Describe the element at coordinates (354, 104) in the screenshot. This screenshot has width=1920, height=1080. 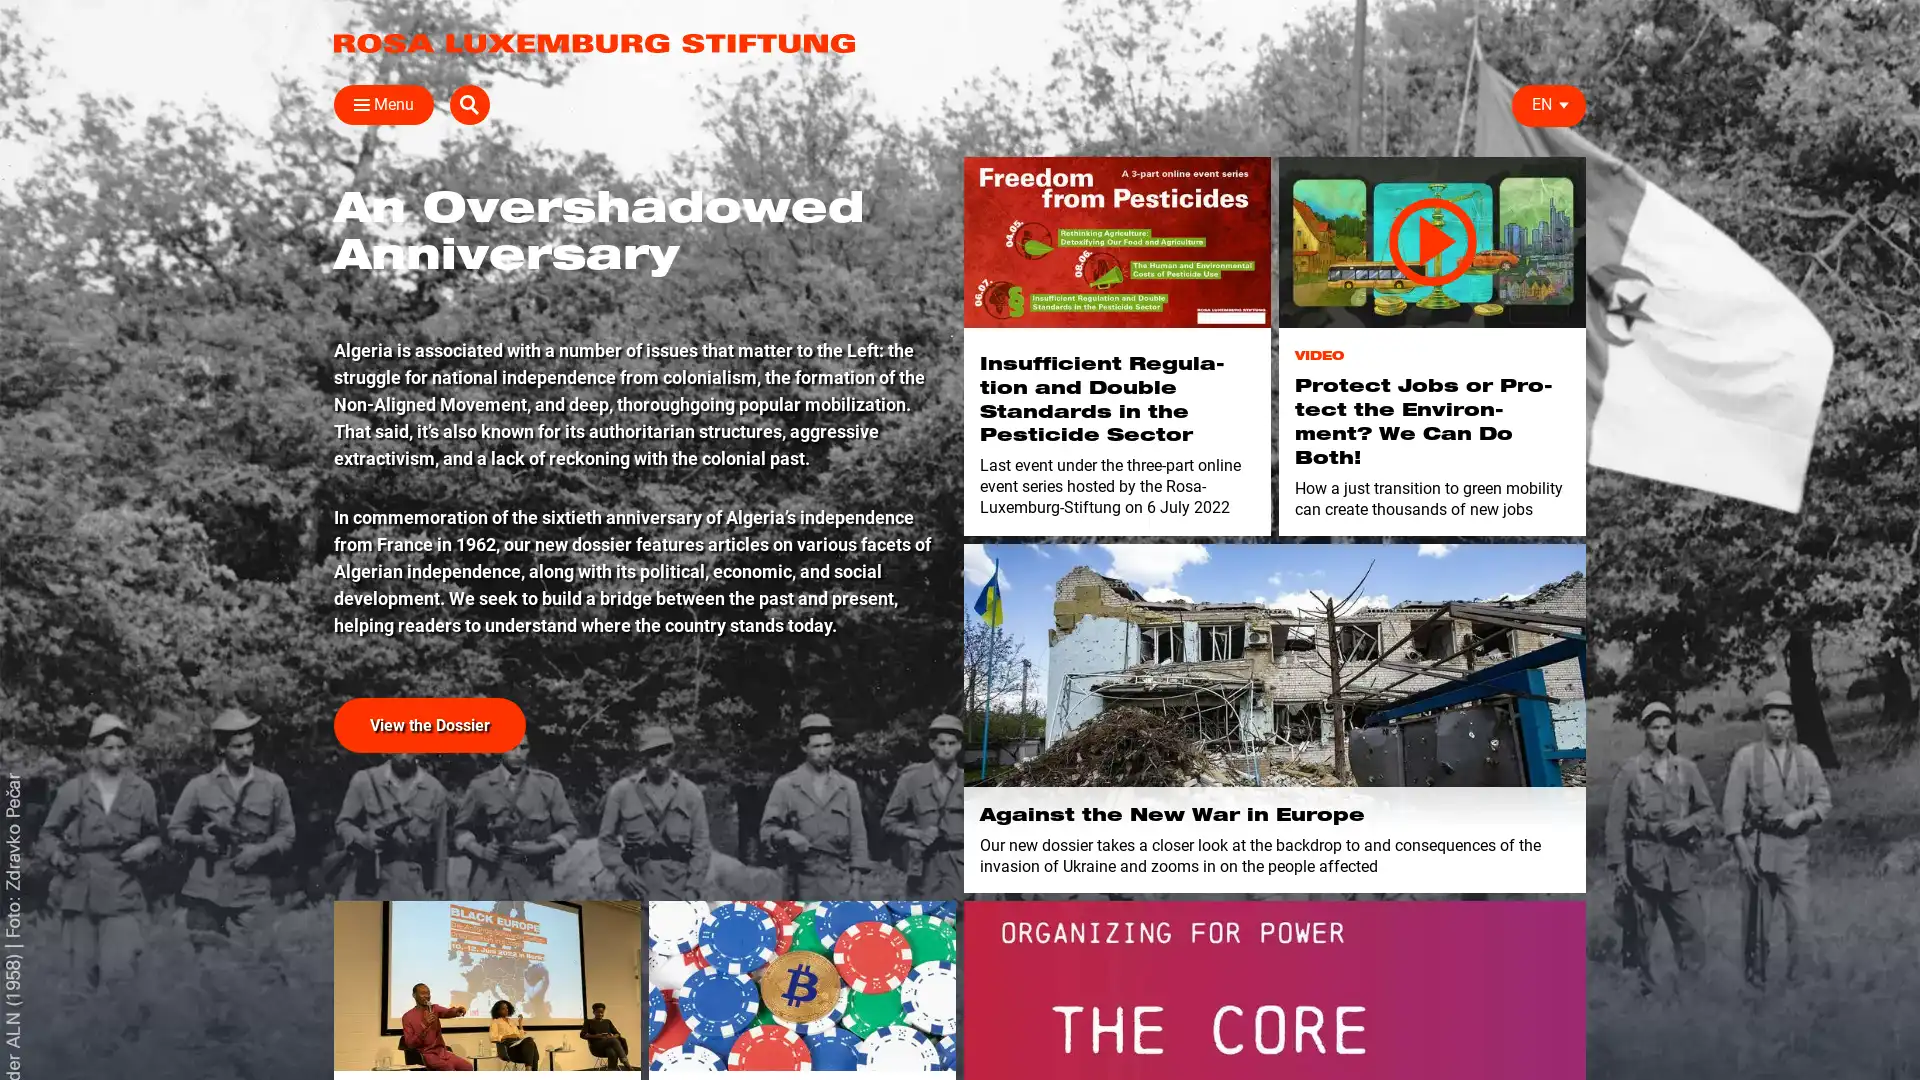
I see `Close` at that location.